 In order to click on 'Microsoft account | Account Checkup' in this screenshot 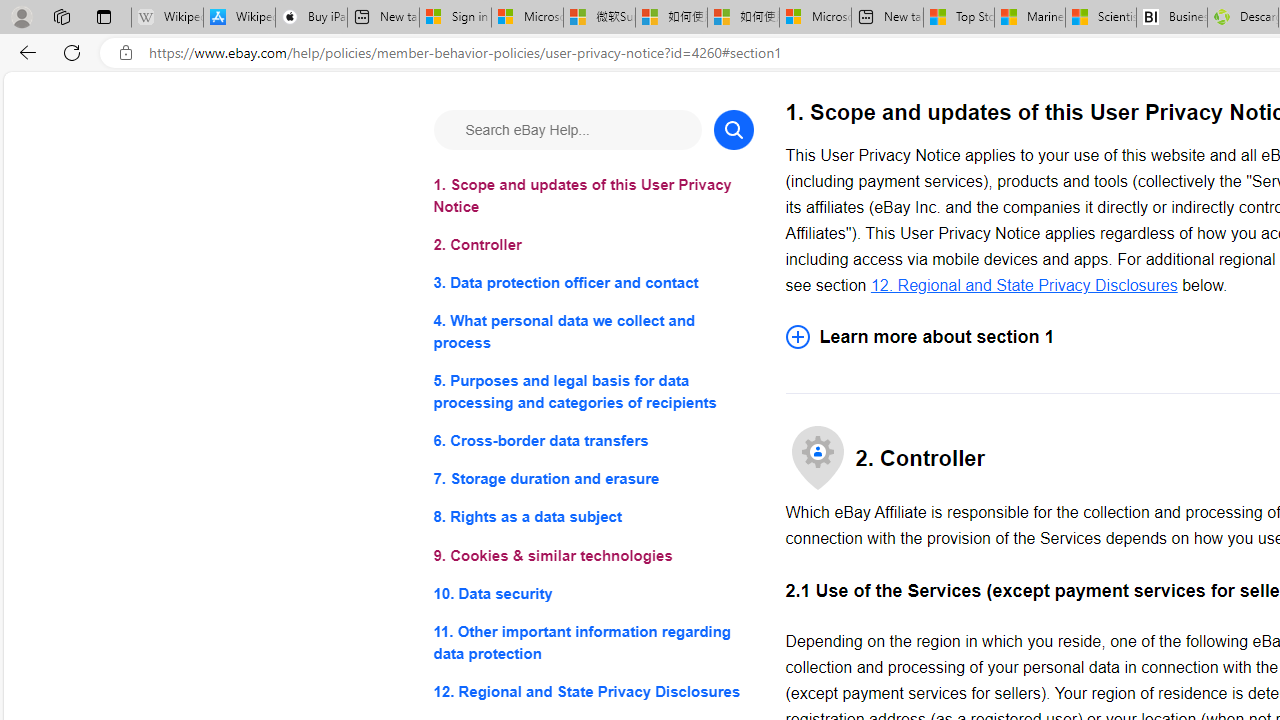, I will do `click(815, 17)`.